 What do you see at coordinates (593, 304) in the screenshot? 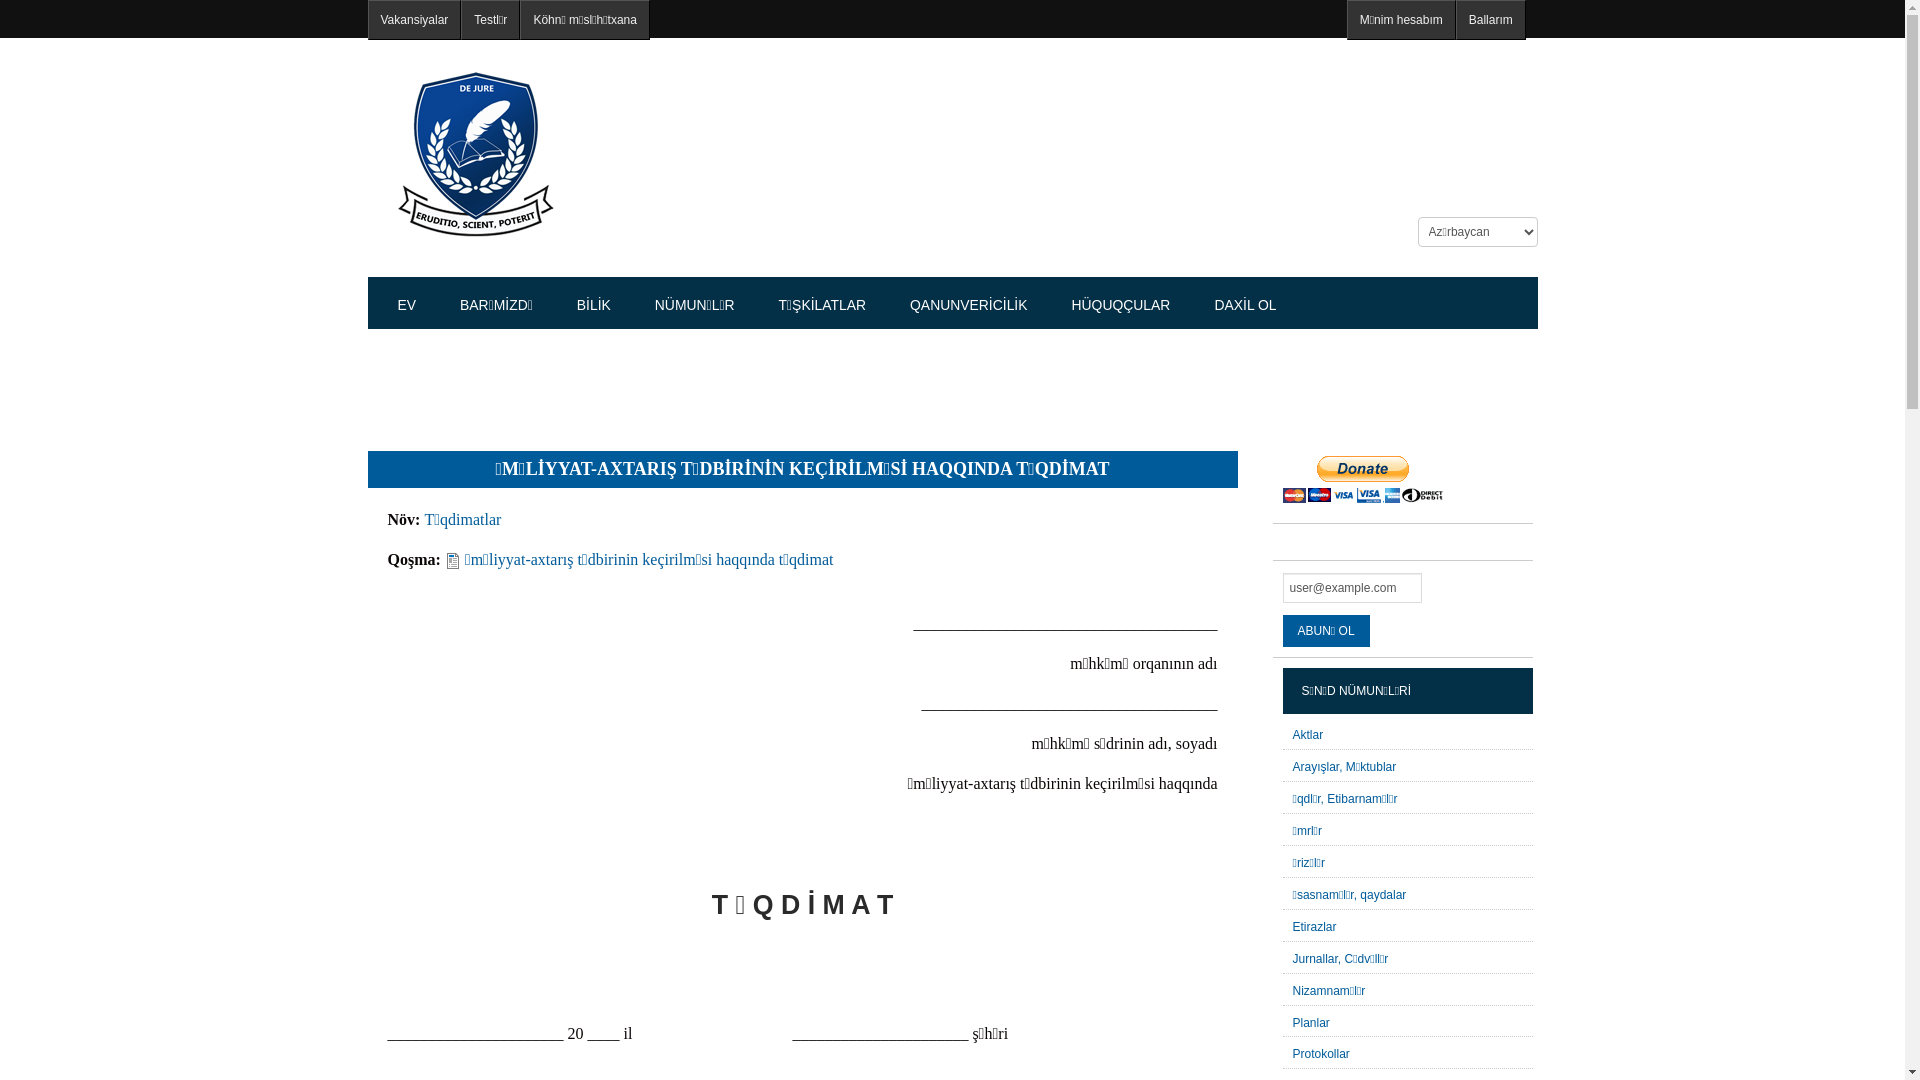
I see `'BILIK'` at bounding box center [593, 304].